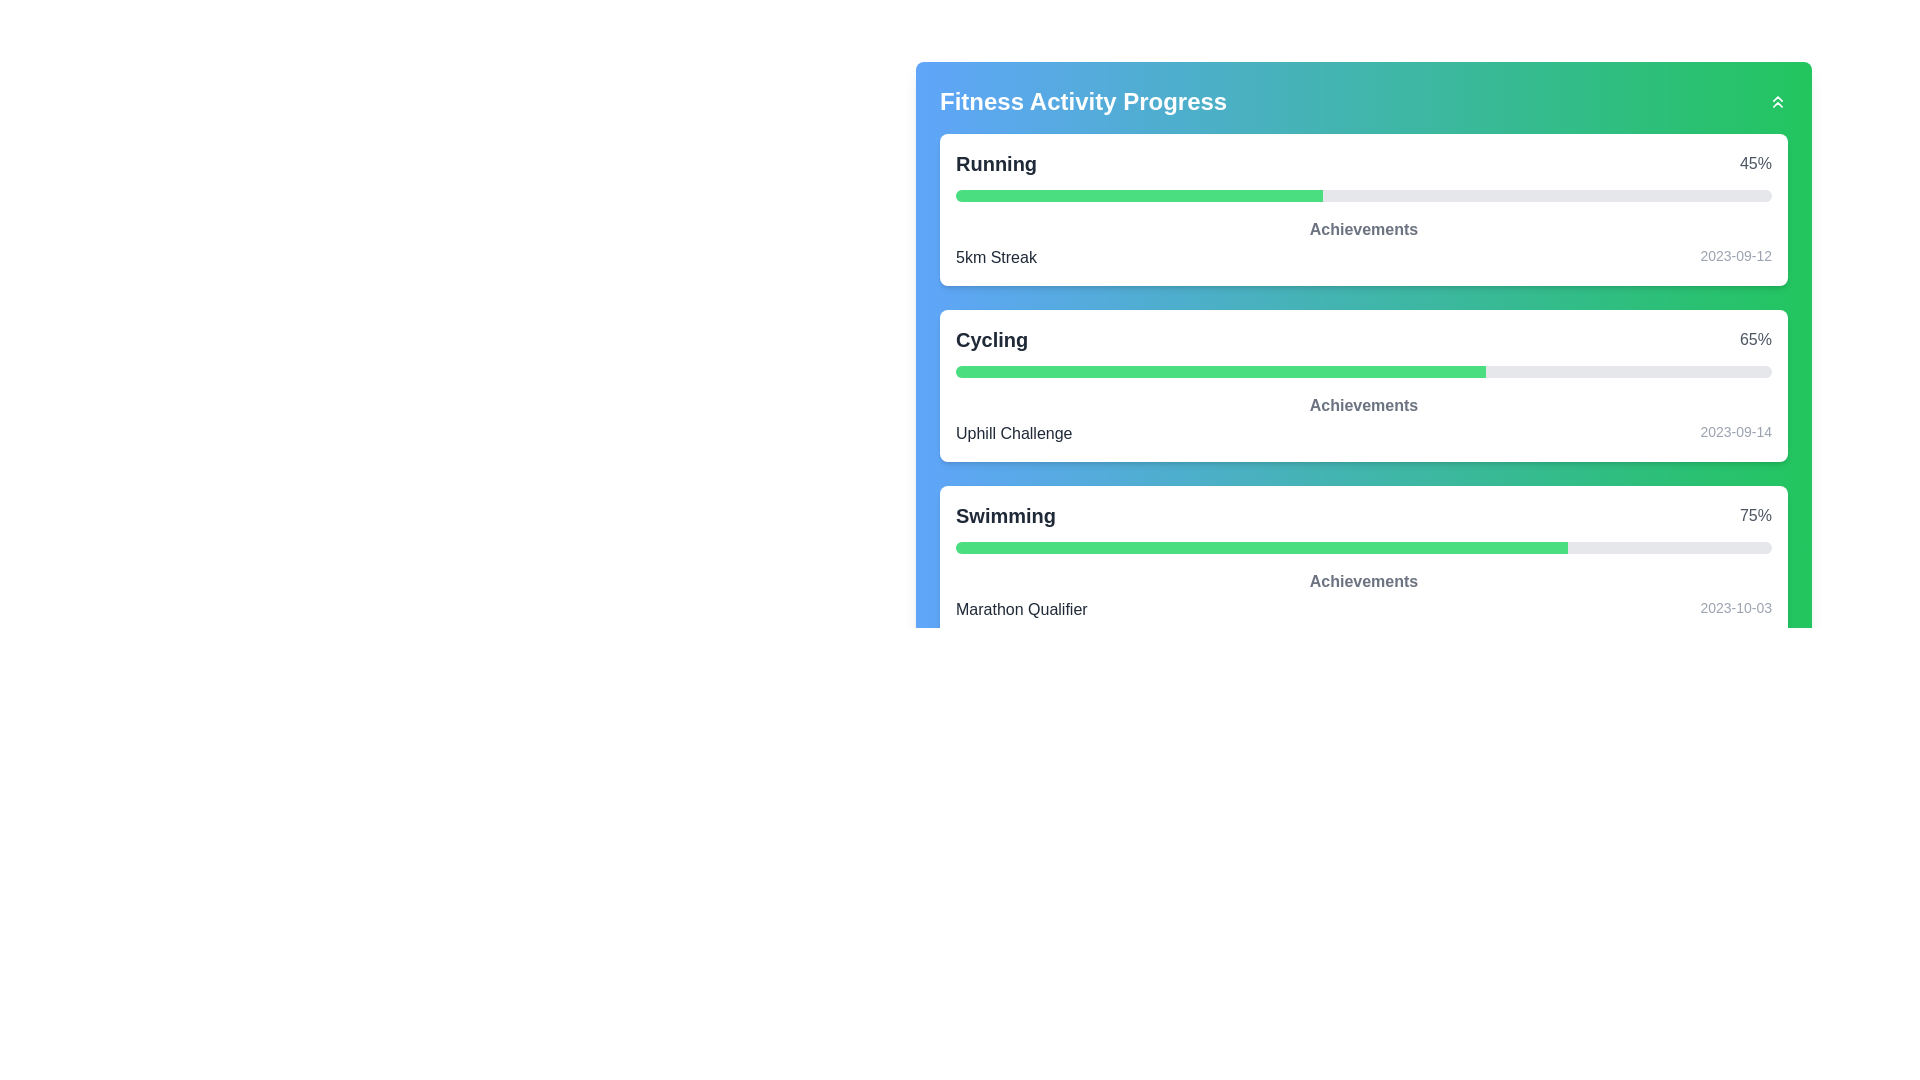  What do you see at coordinates (1362, 196) in the screenshot?
I see `the Progress bar located in the 'Running' section, which visually indicates 45% completion and follows the text 'Running 45%.'` at bounding box center [1362, 196].